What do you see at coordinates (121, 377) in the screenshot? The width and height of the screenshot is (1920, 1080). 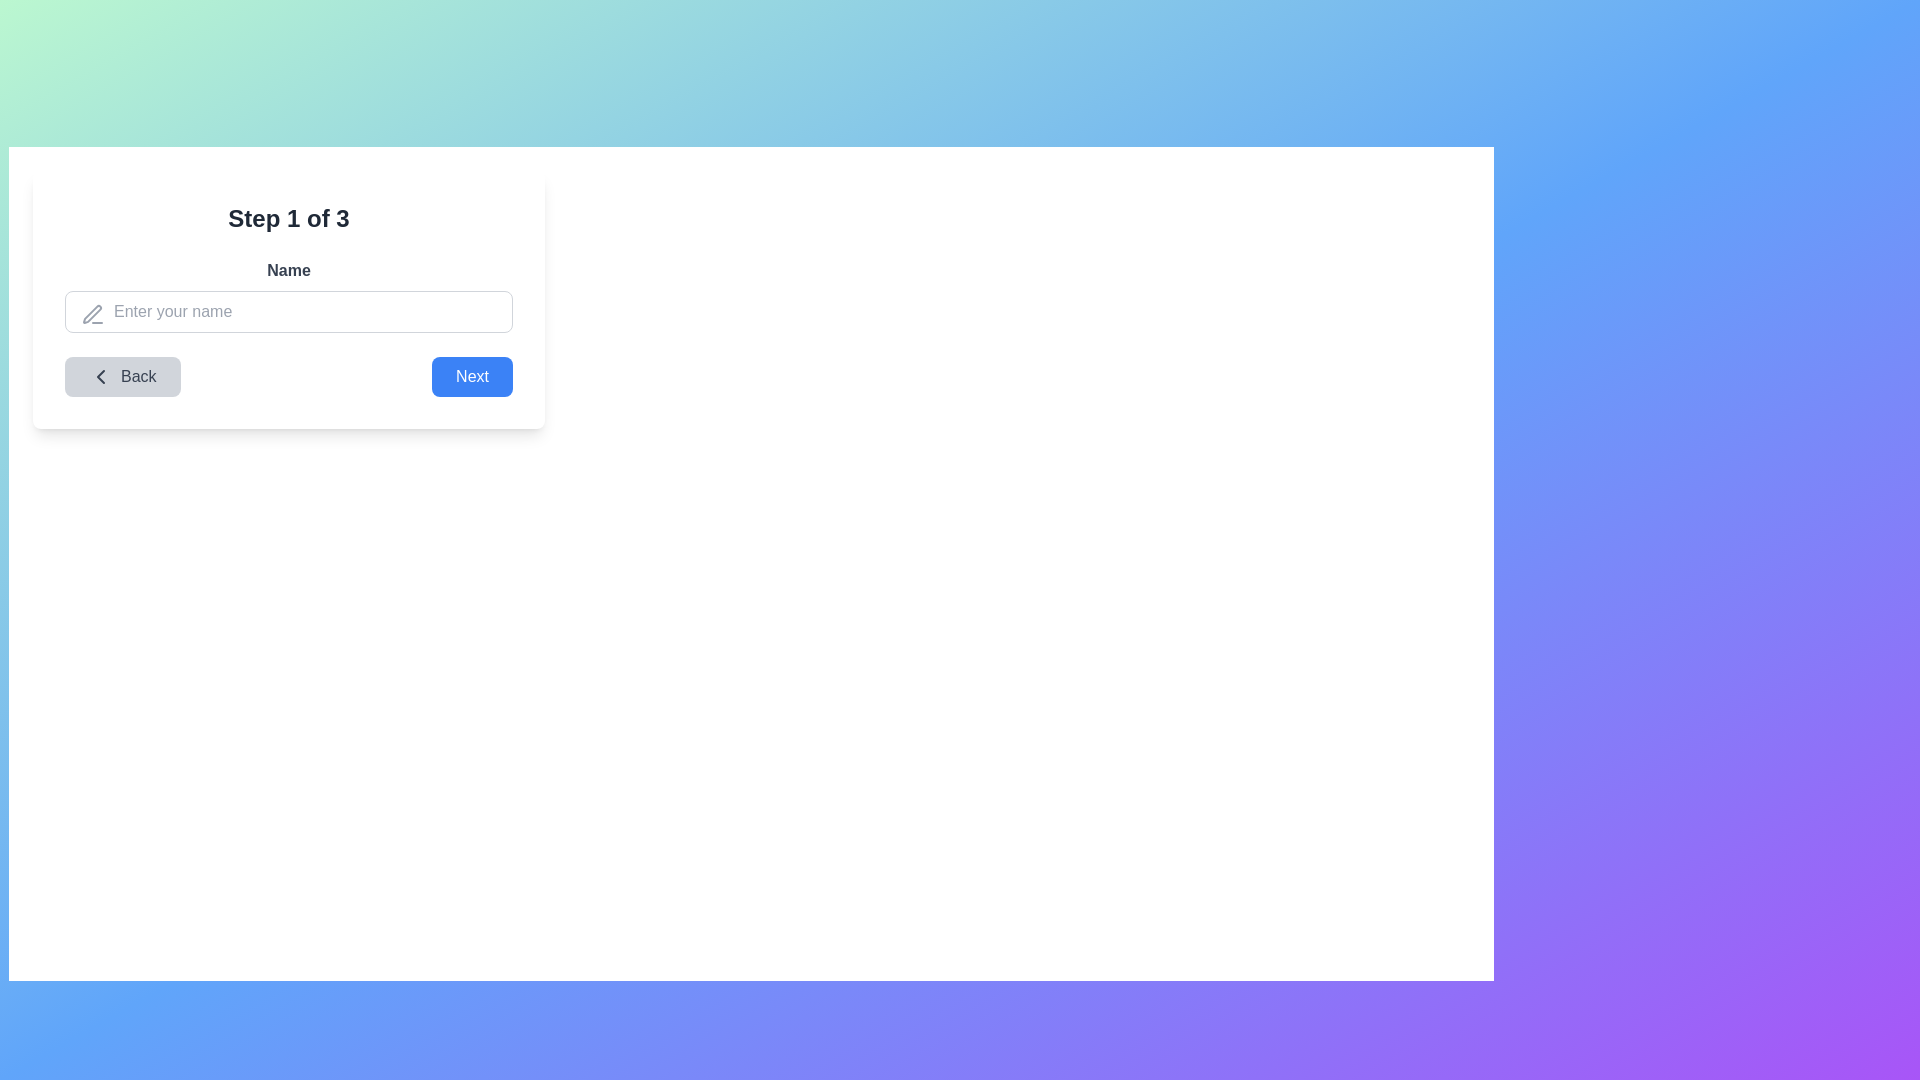 I see `the 'Back' button, which is a rectangular button with a light gray background and a left-pointing arrow icon, located at the bottom left of the card interface` at bounding box center [121, 377].